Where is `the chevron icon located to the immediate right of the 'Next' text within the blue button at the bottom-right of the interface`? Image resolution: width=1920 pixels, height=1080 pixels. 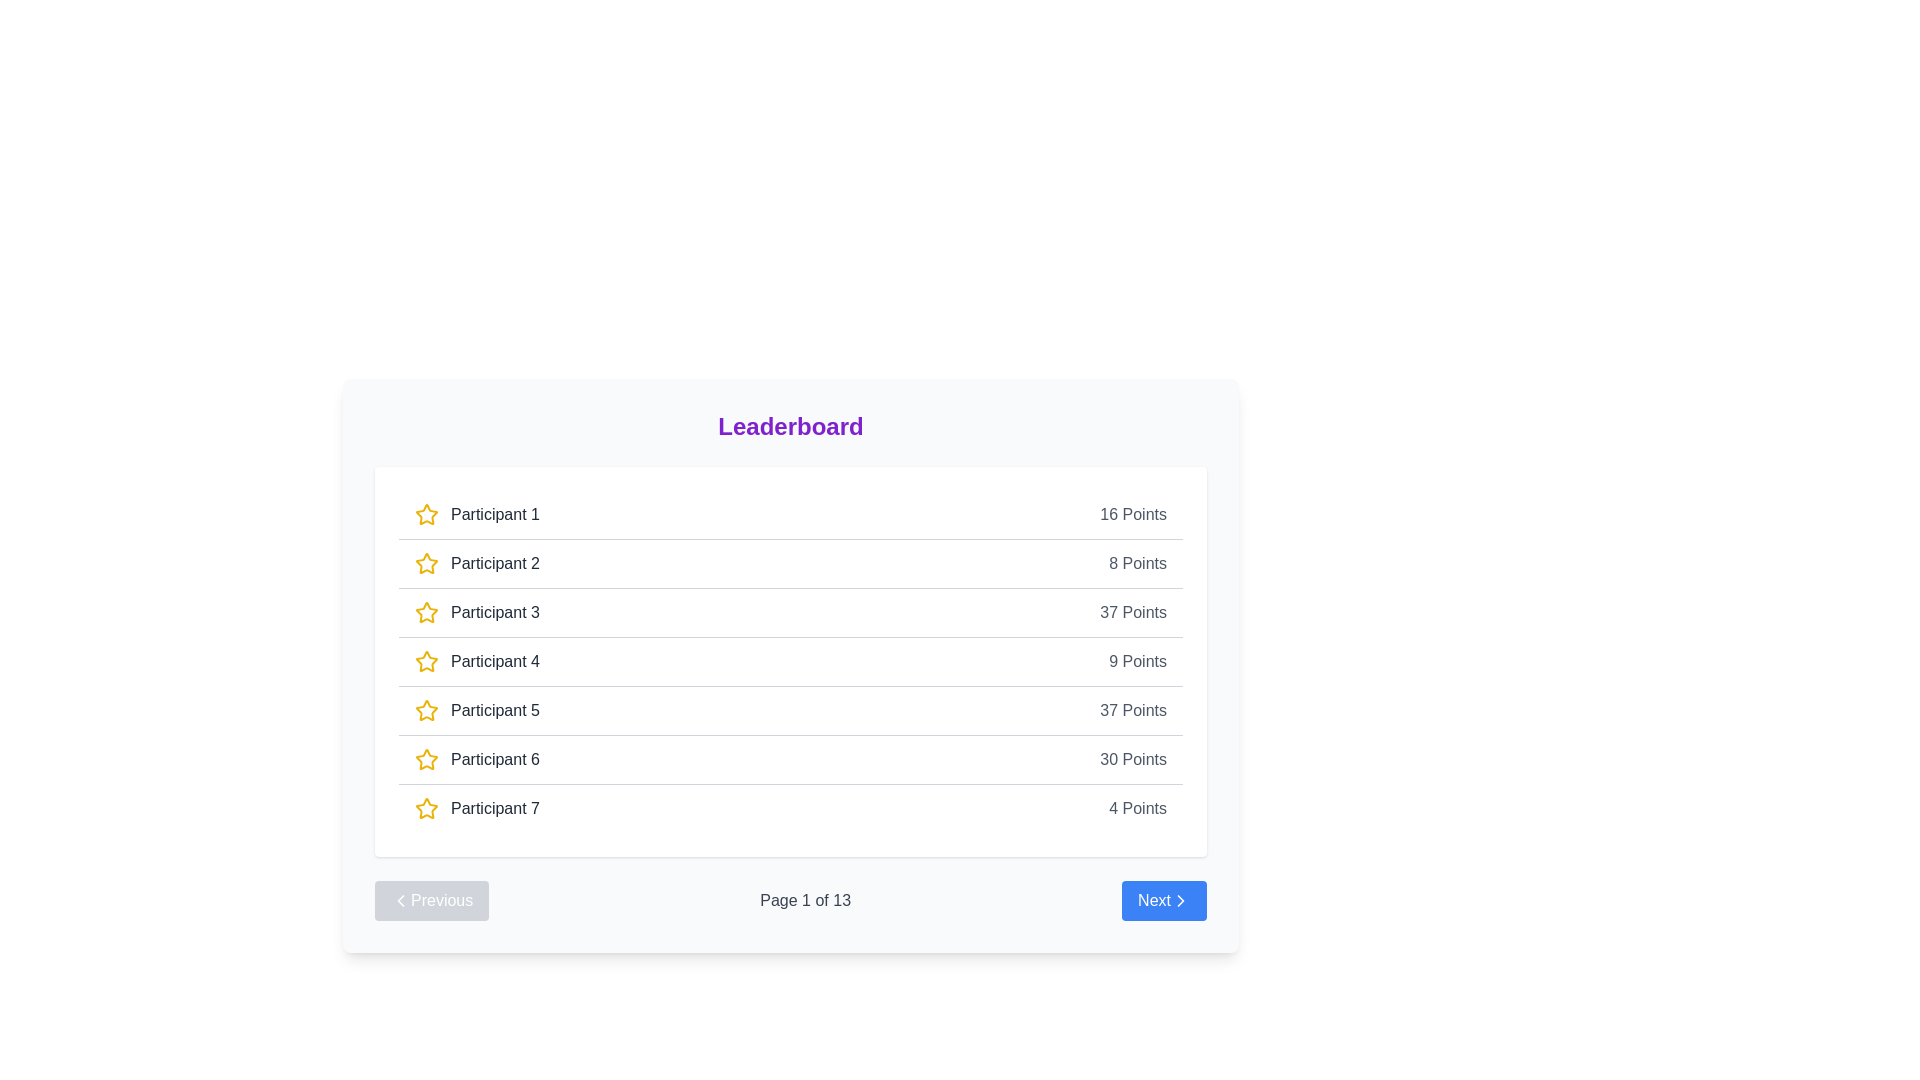
the chevron icon located to the immediate right of the 'Next' text within the blue button at the bottom-right of the interface is located at coordinates (1180, 901).